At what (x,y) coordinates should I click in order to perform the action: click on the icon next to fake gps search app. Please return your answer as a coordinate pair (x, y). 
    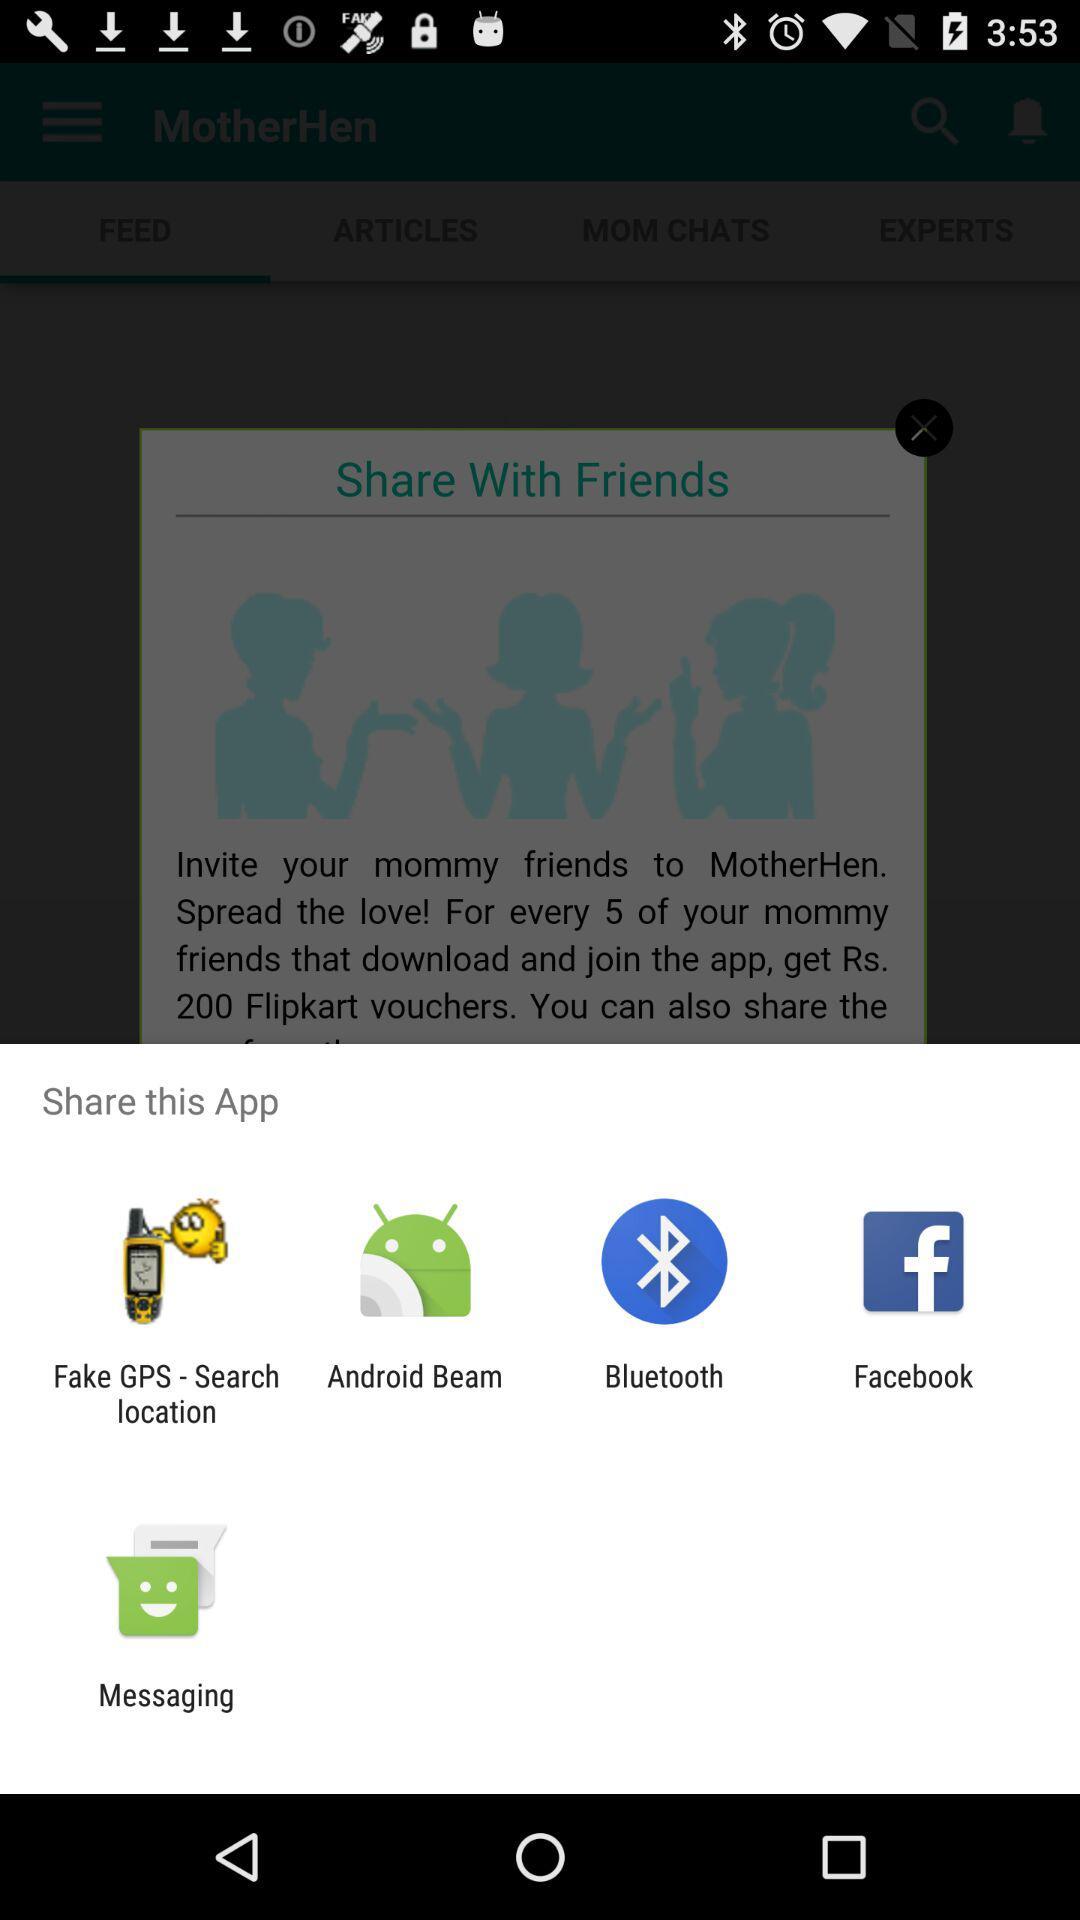
    Looking at the image, I should click on (414, 1392).